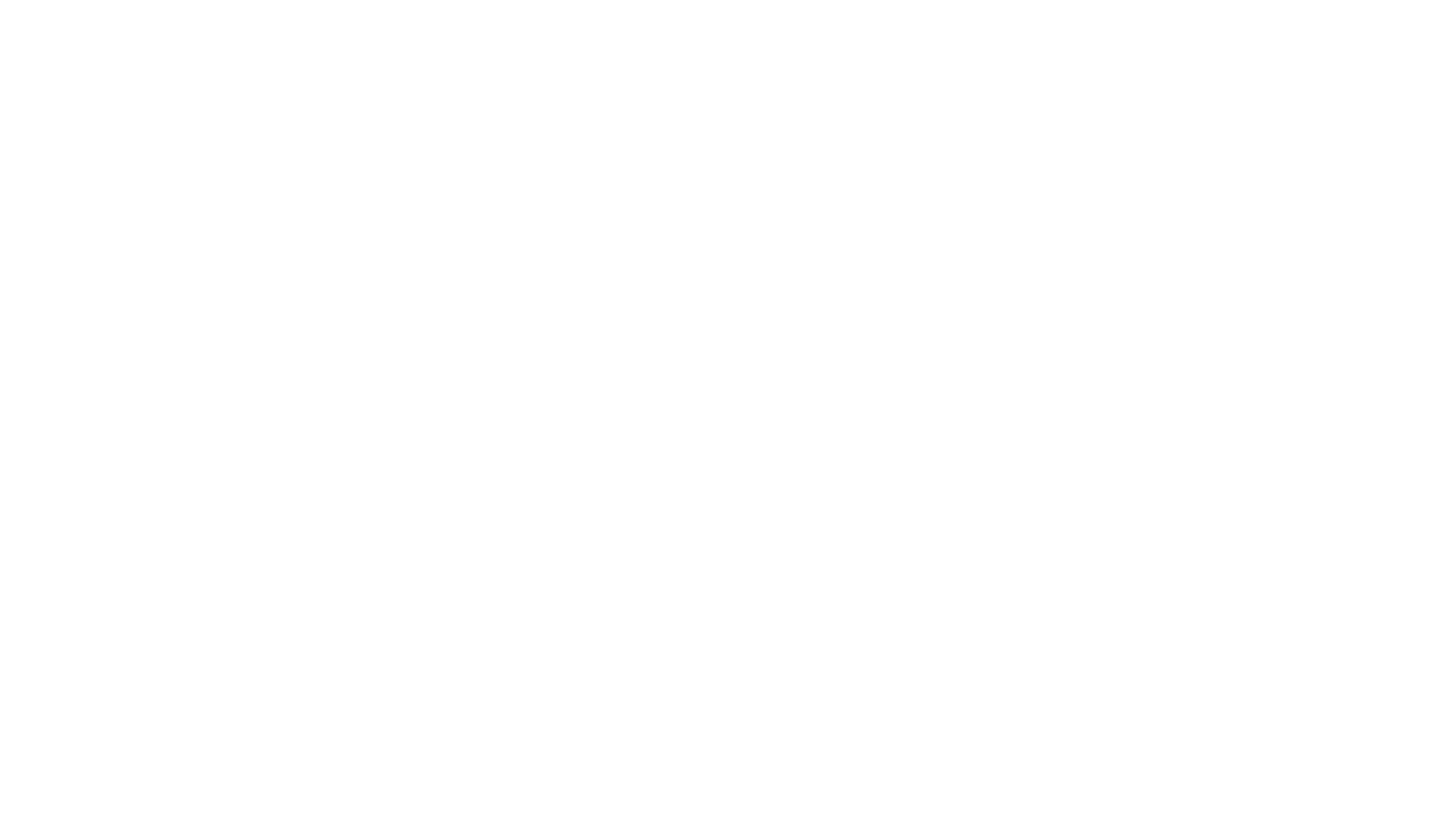 This screenshot has width=1440, height=815. What do you see at coordinates (272, 57) in the screenshot?
I see `'Brian Wright'` at bounding box center [272, 57].